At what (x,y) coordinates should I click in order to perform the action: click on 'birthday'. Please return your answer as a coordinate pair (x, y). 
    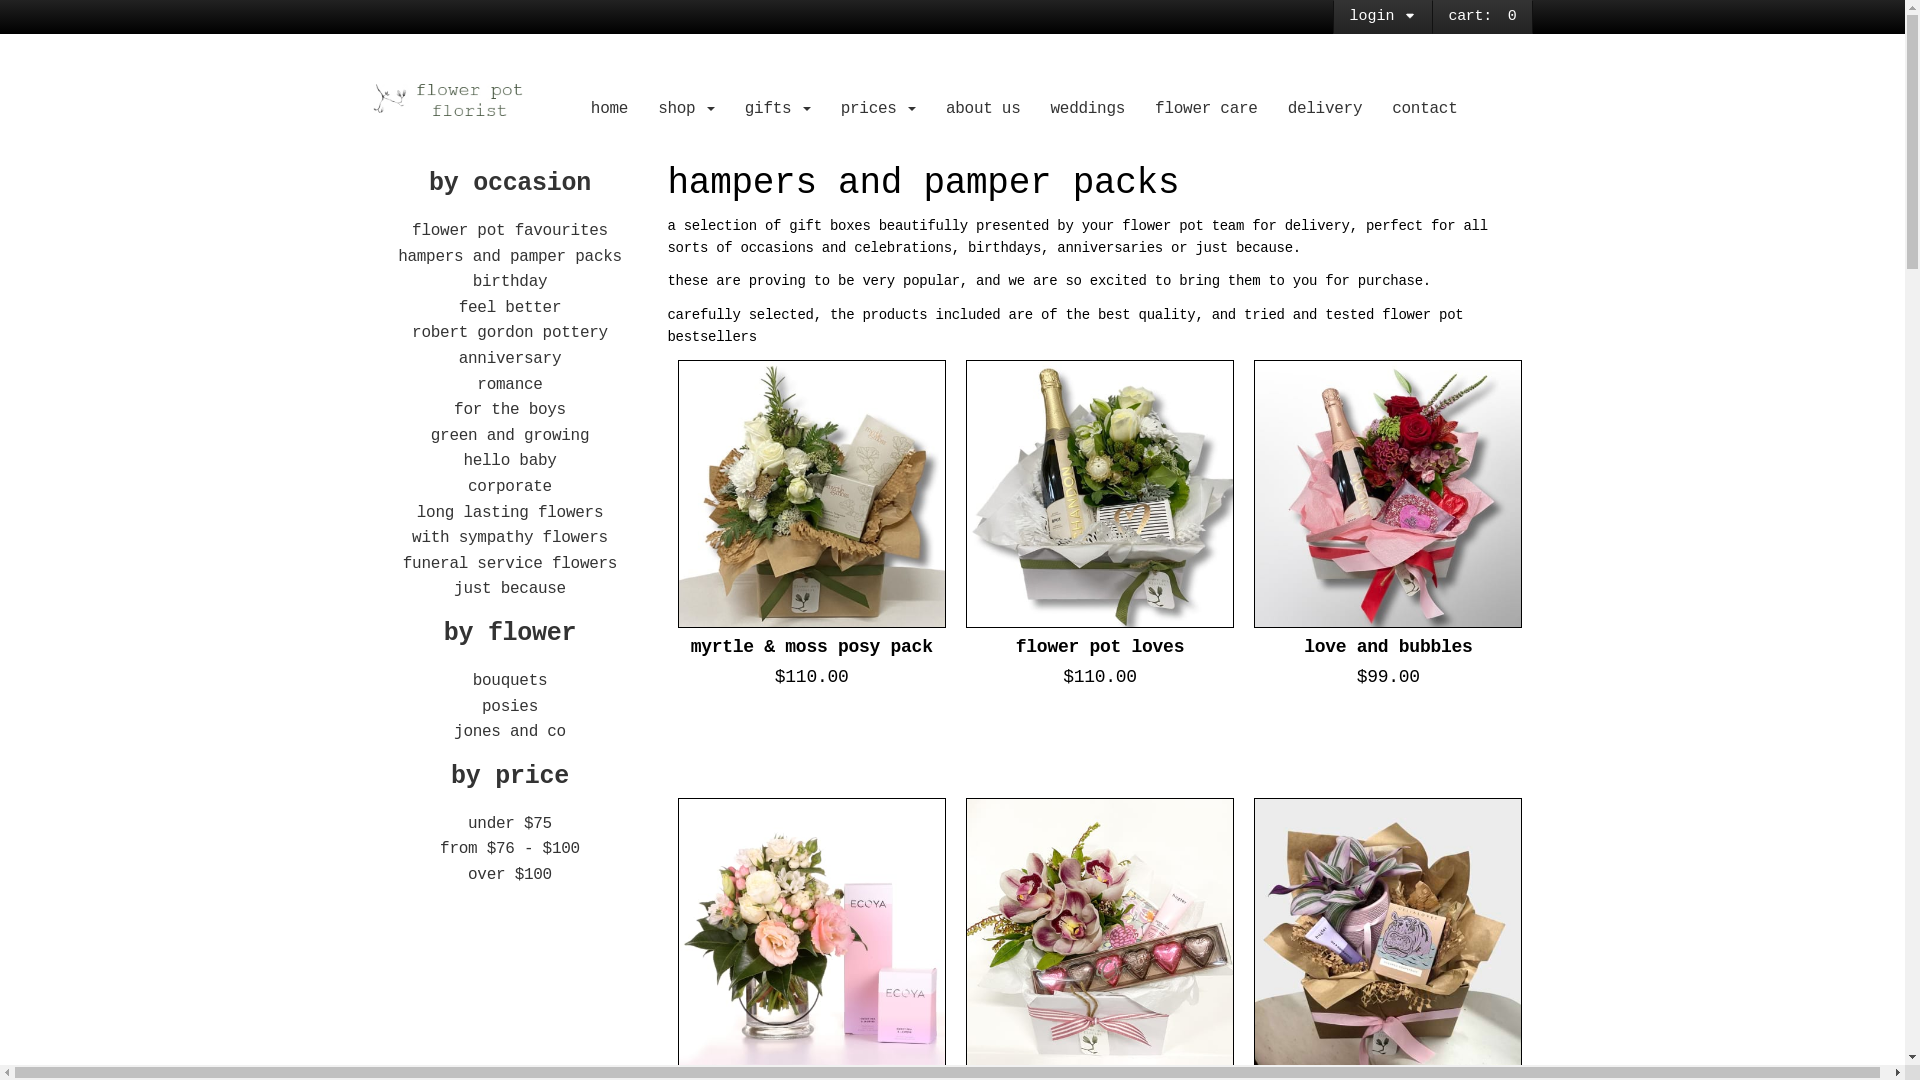
    Looking at the image, I should click on (510, 281).